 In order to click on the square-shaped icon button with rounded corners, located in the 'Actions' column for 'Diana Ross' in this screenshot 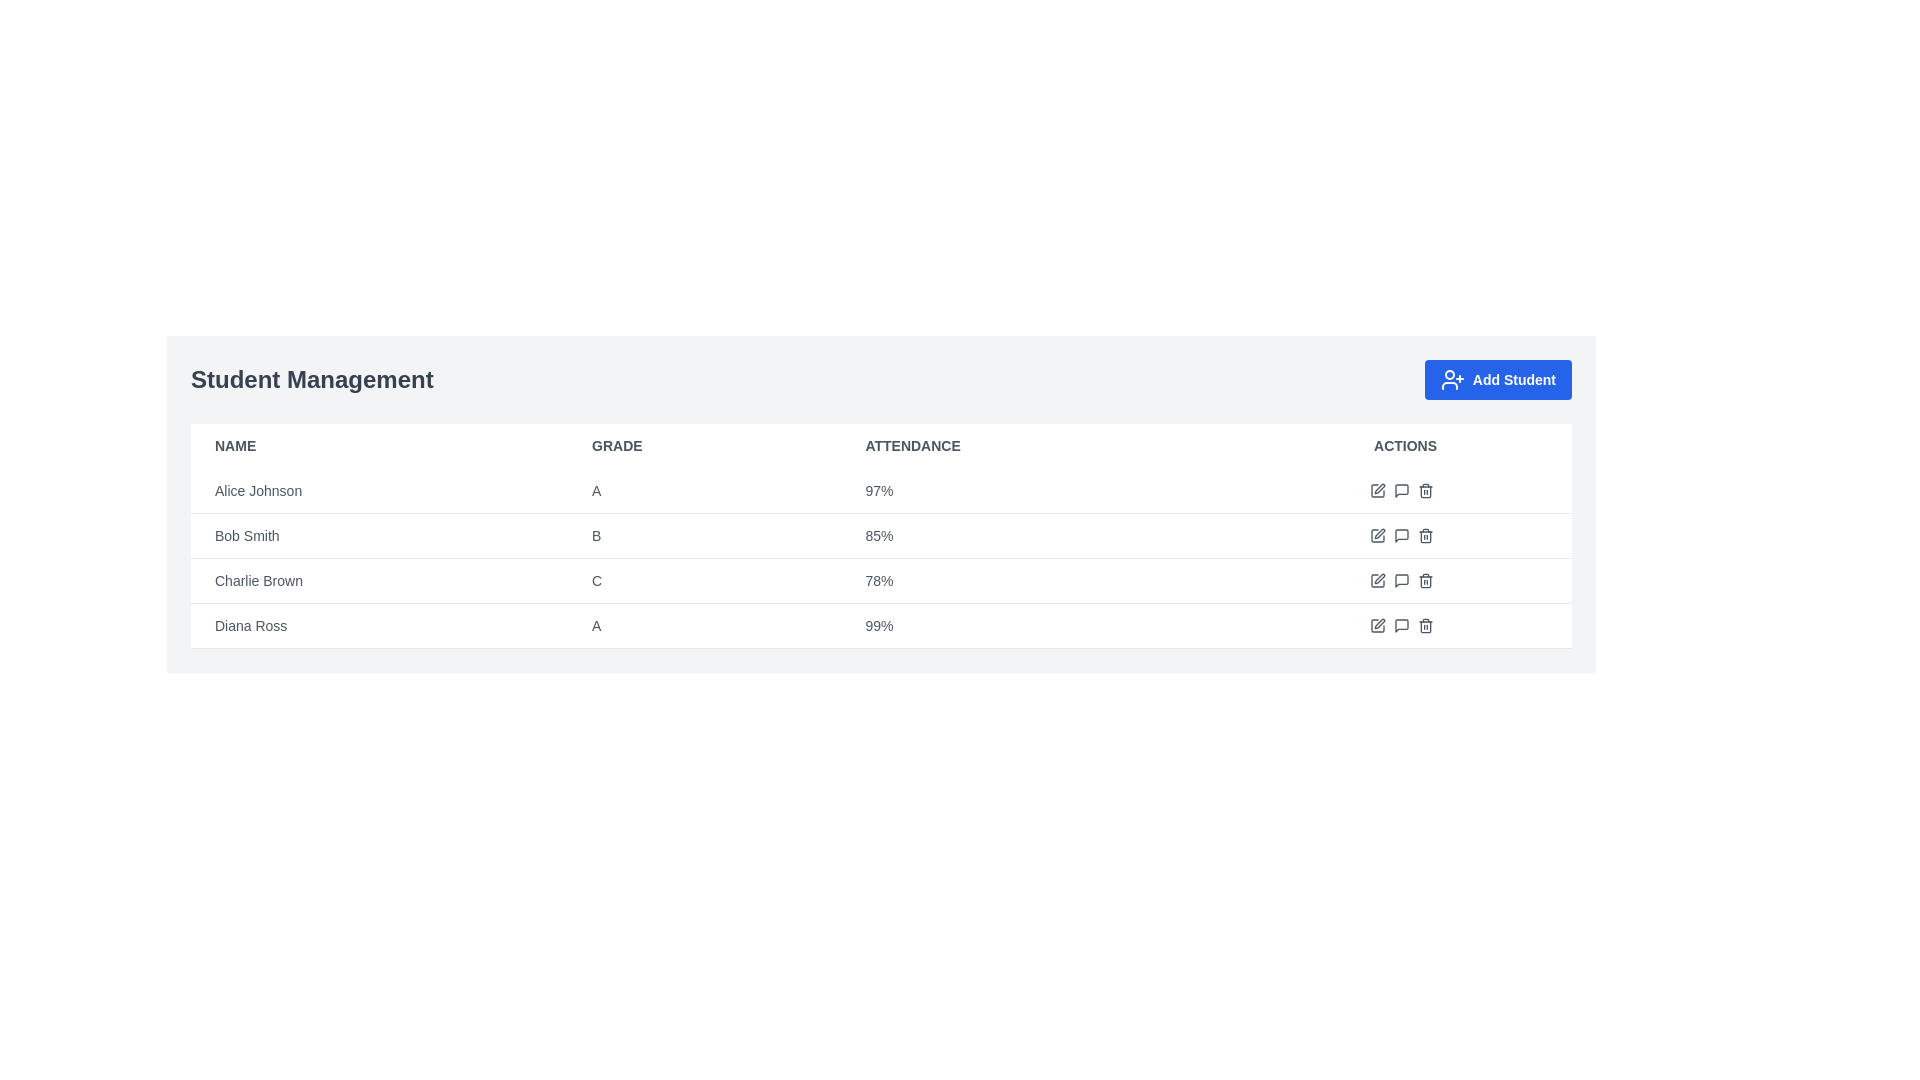, I will do `click(1376, 624)`.